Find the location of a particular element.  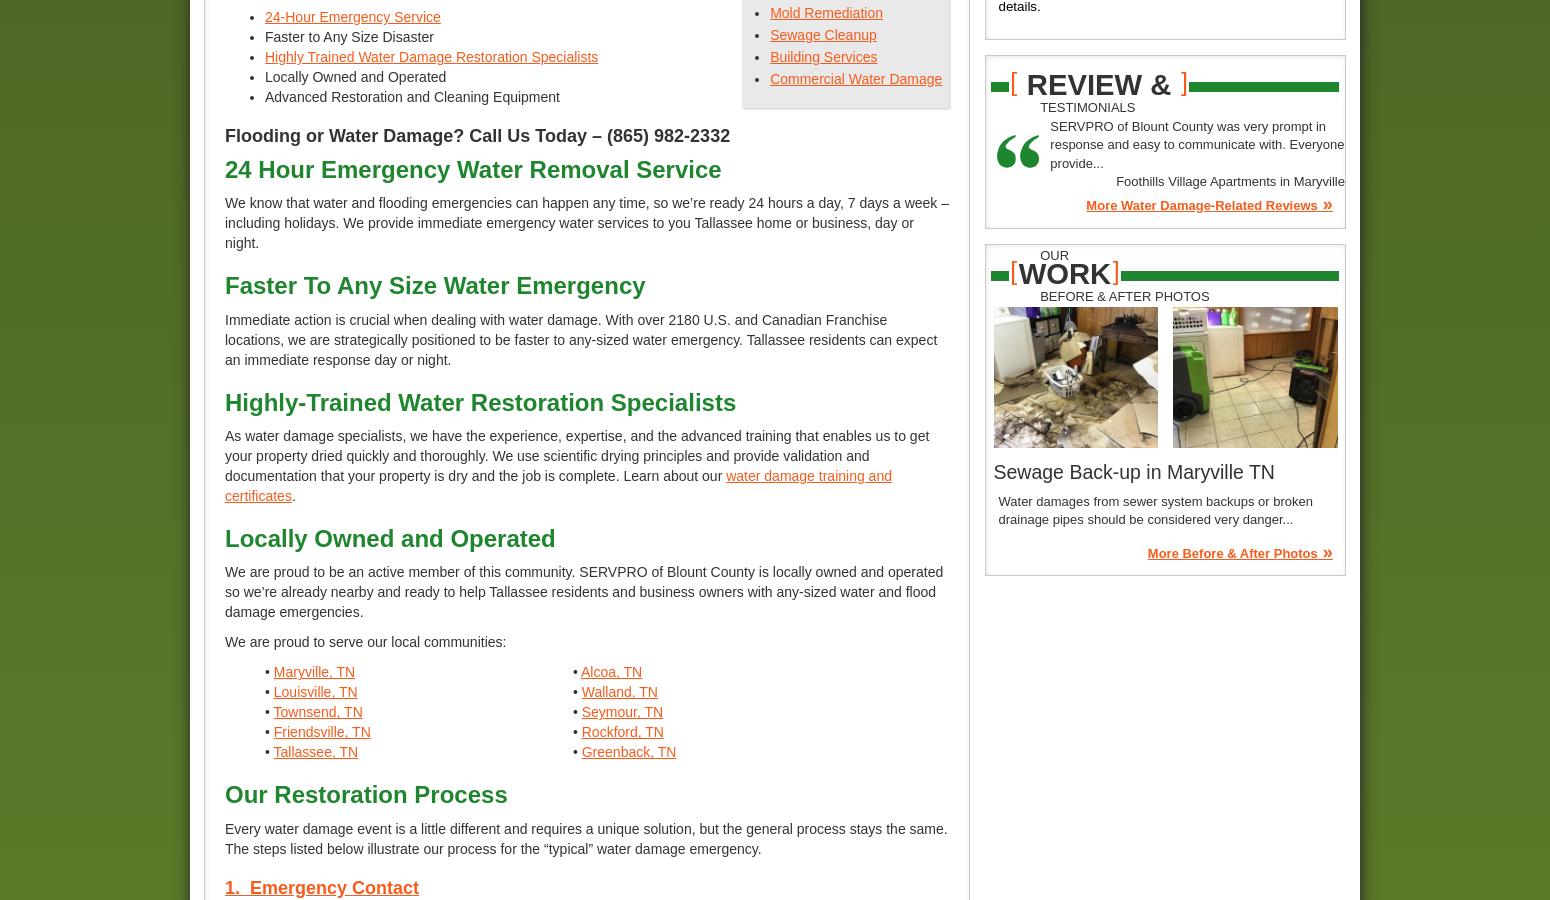

'Immediate action is crucial when dealing with water damage. With over' is located at coordinates (446, 317).